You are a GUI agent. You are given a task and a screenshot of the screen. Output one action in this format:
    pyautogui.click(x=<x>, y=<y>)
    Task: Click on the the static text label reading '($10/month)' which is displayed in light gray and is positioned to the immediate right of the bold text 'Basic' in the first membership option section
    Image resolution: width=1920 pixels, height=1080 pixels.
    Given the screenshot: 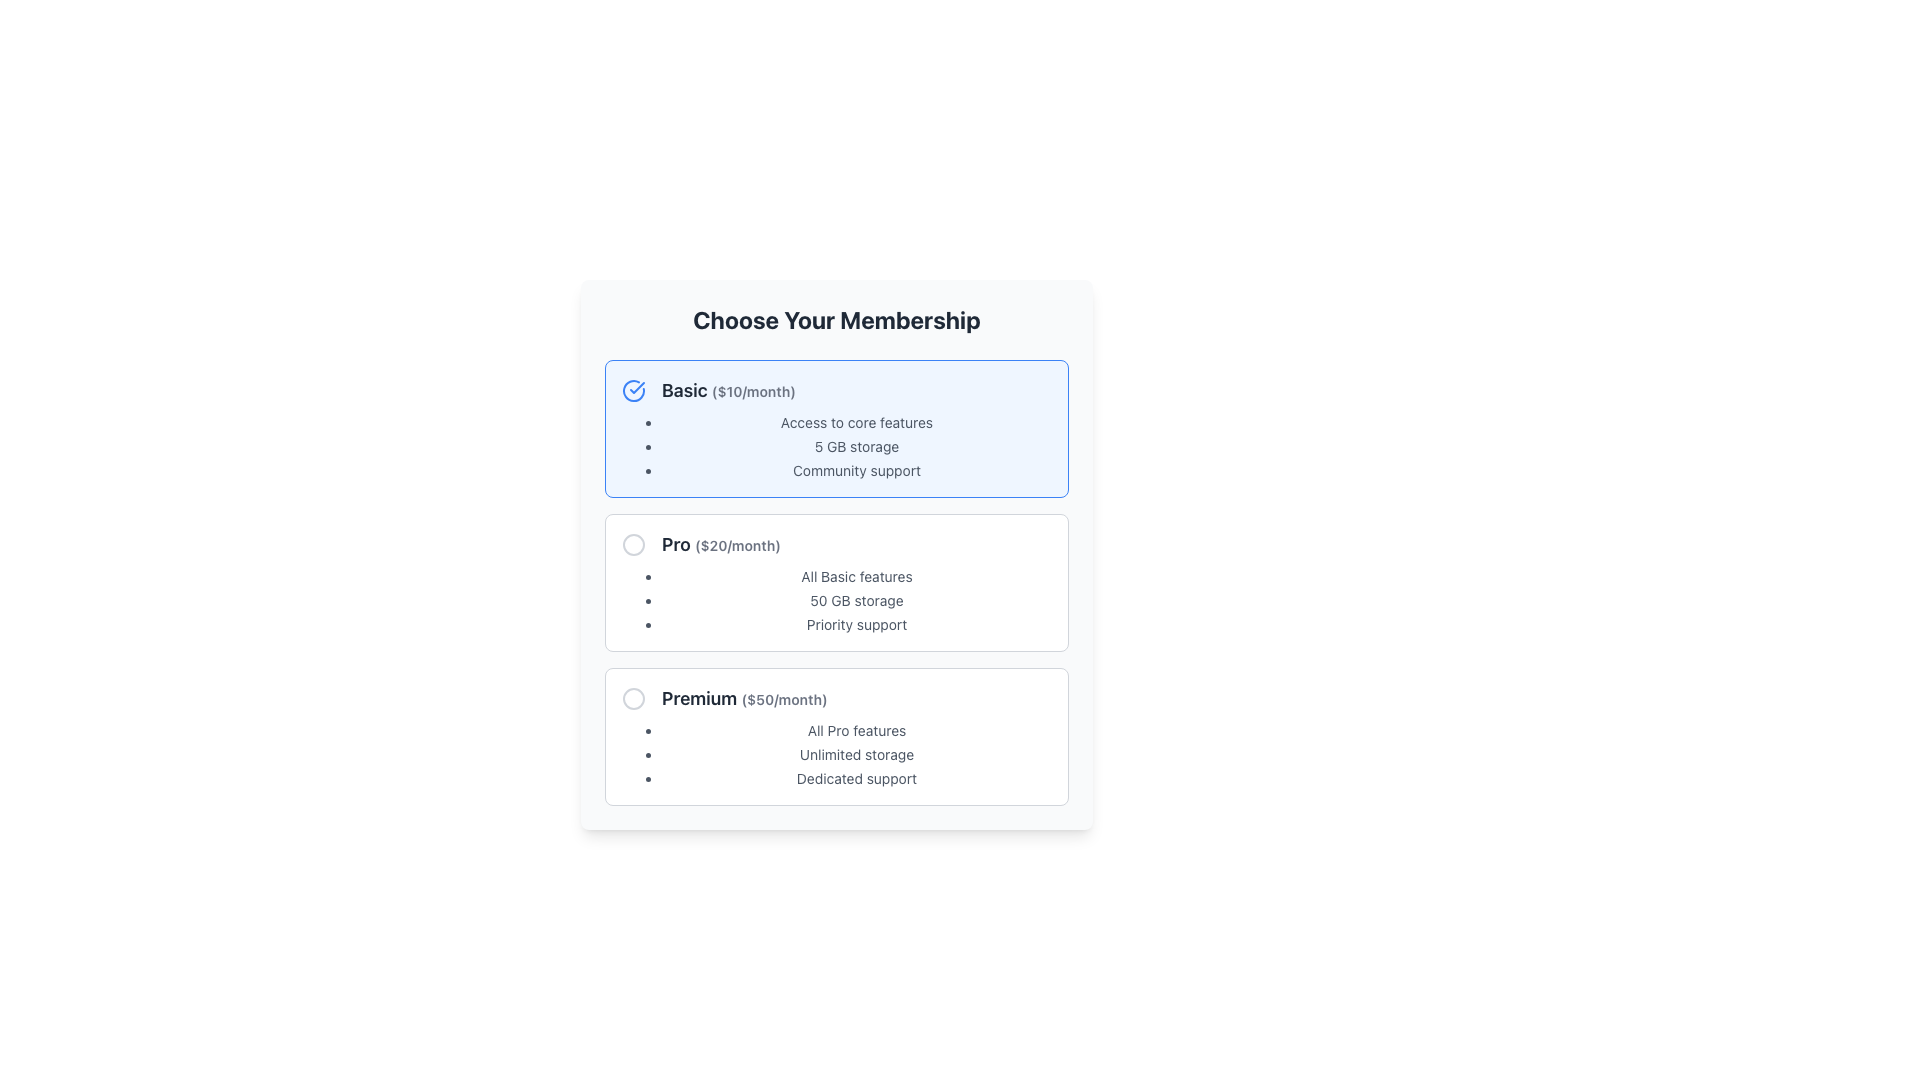 What is the action you would take?
    pyautogui.click(x=752, y=391)
    